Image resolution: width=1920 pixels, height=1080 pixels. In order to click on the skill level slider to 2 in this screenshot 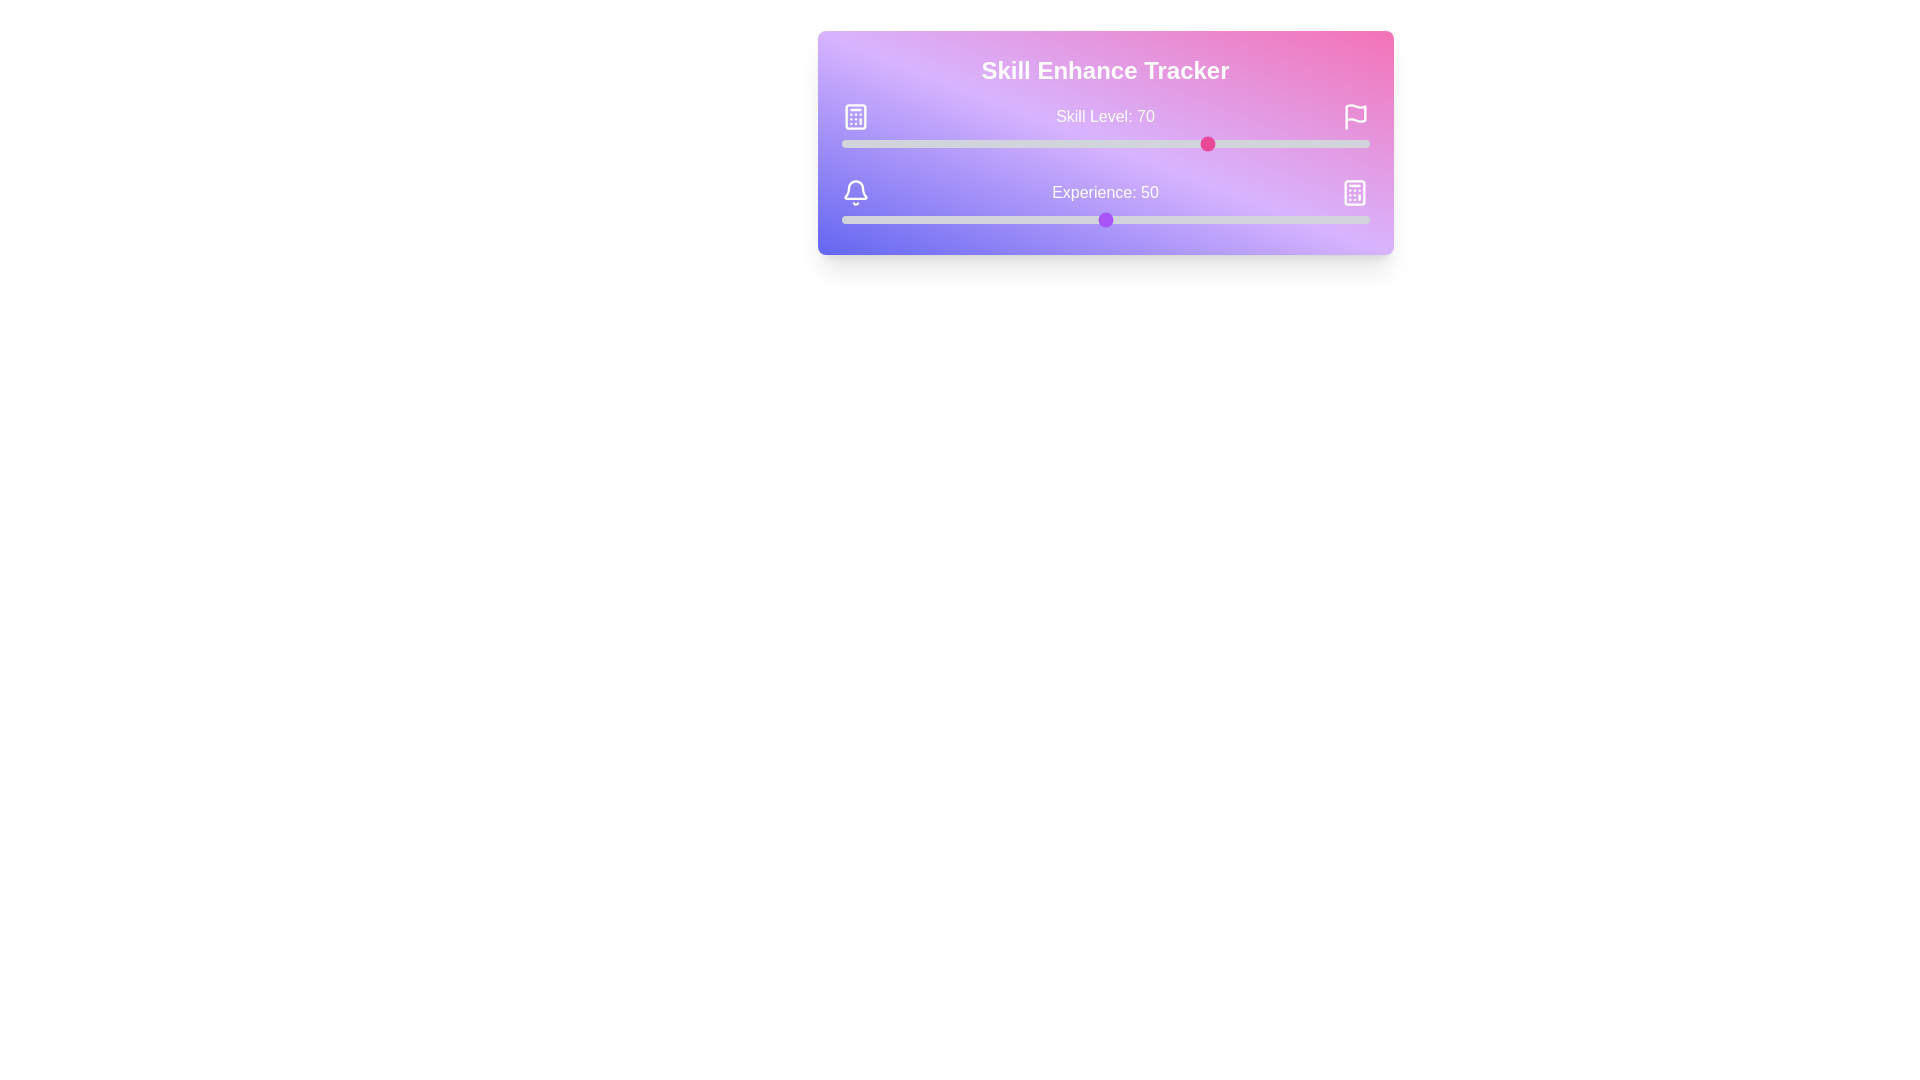, I will do `click(852, 142)`.